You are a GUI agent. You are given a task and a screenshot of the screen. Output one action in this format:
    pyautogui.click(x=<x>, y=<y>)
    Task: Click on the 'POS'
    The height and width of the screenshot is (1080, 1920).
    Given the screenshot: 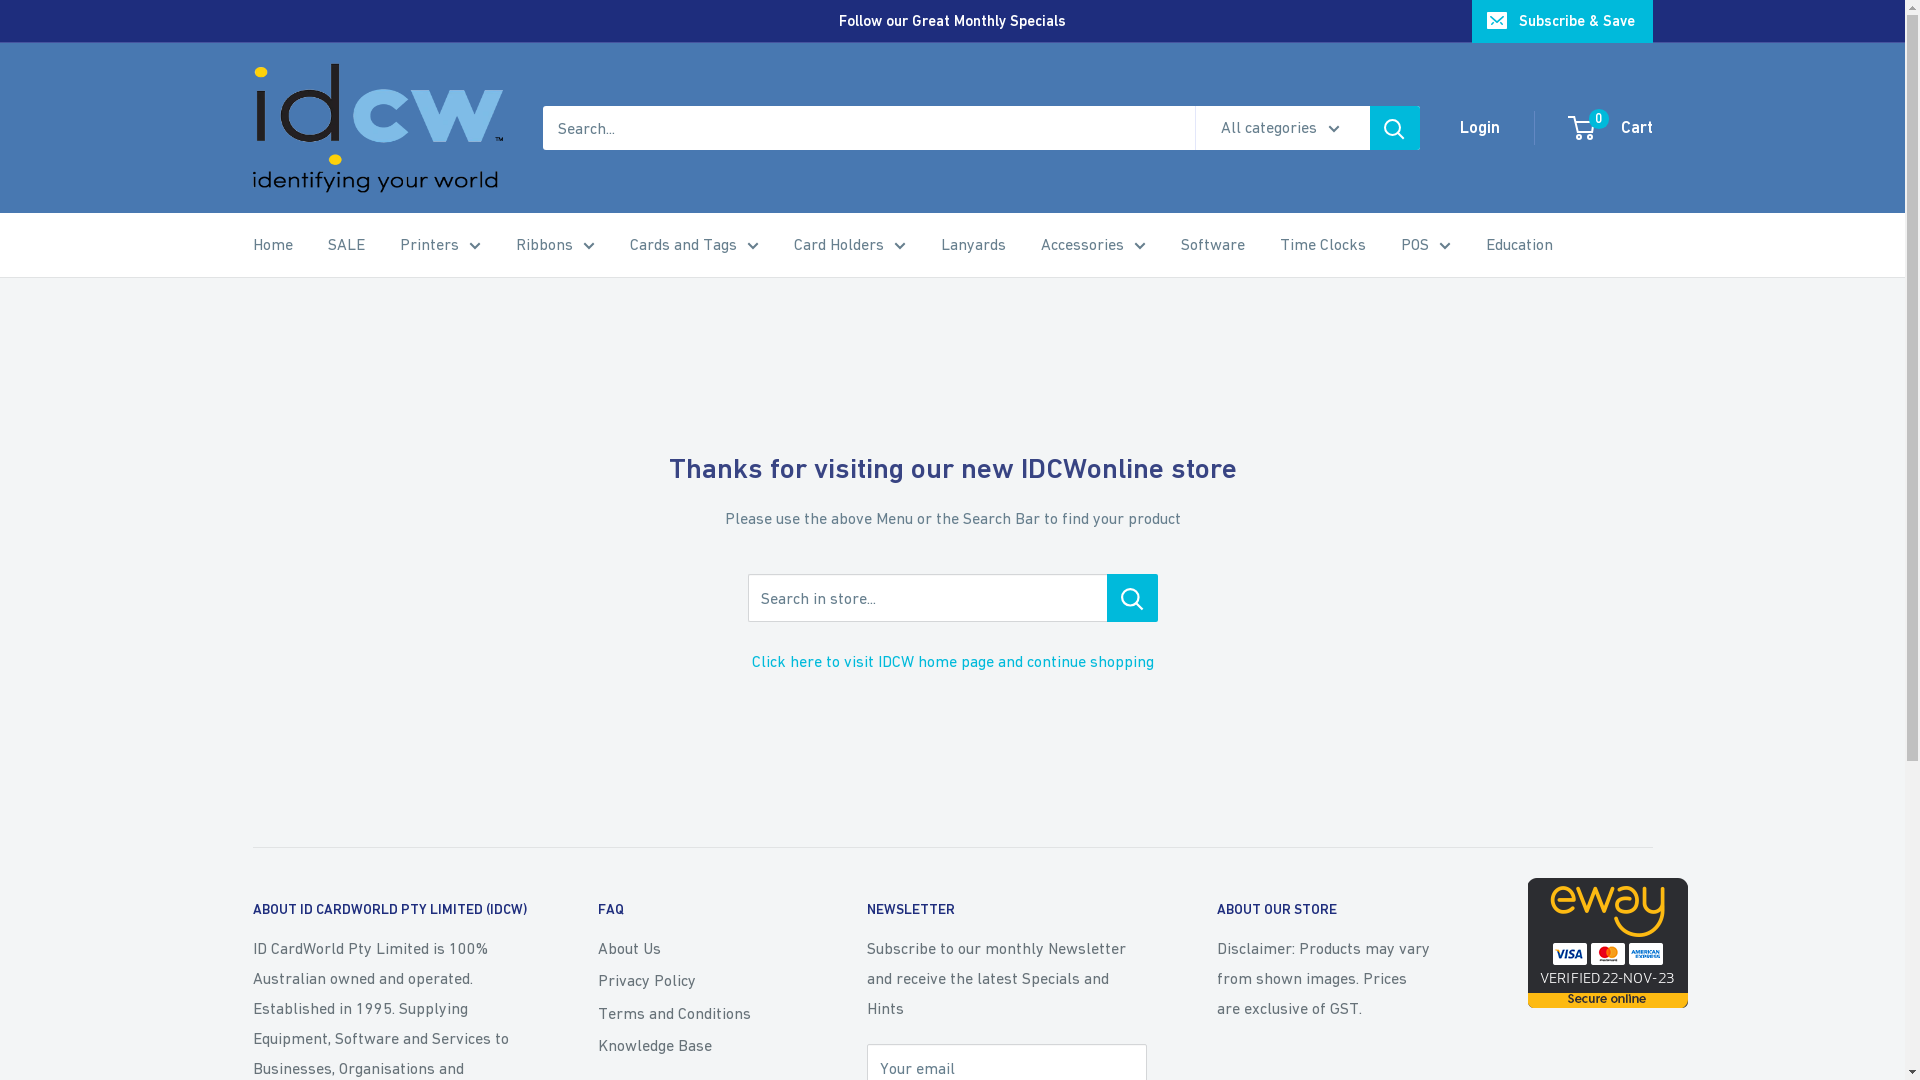 What is the action you would take?
    pyautogui.click(x=1424, y=244)
    